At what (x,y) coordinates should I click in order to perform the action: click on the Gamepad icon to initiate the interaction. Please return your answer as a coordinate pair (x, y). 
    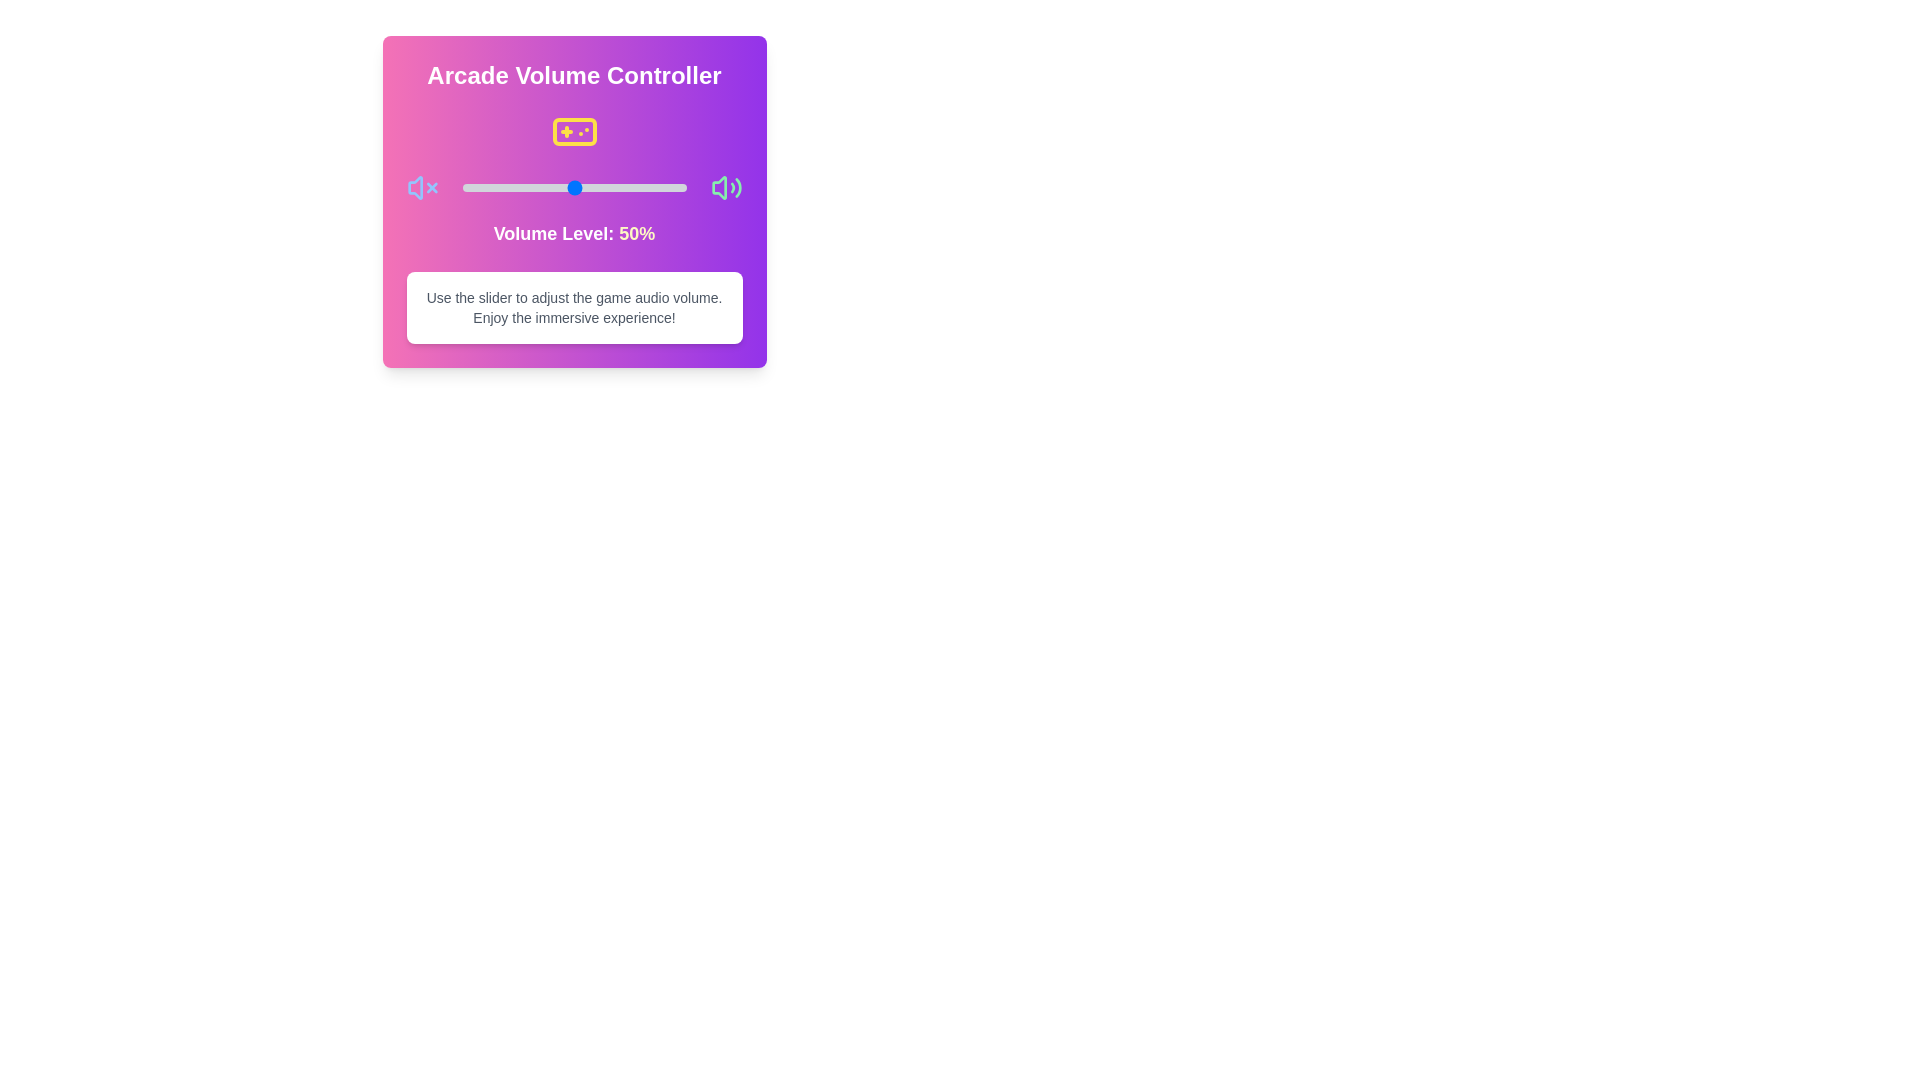
    Looking at the image, I should click on (573, 131).